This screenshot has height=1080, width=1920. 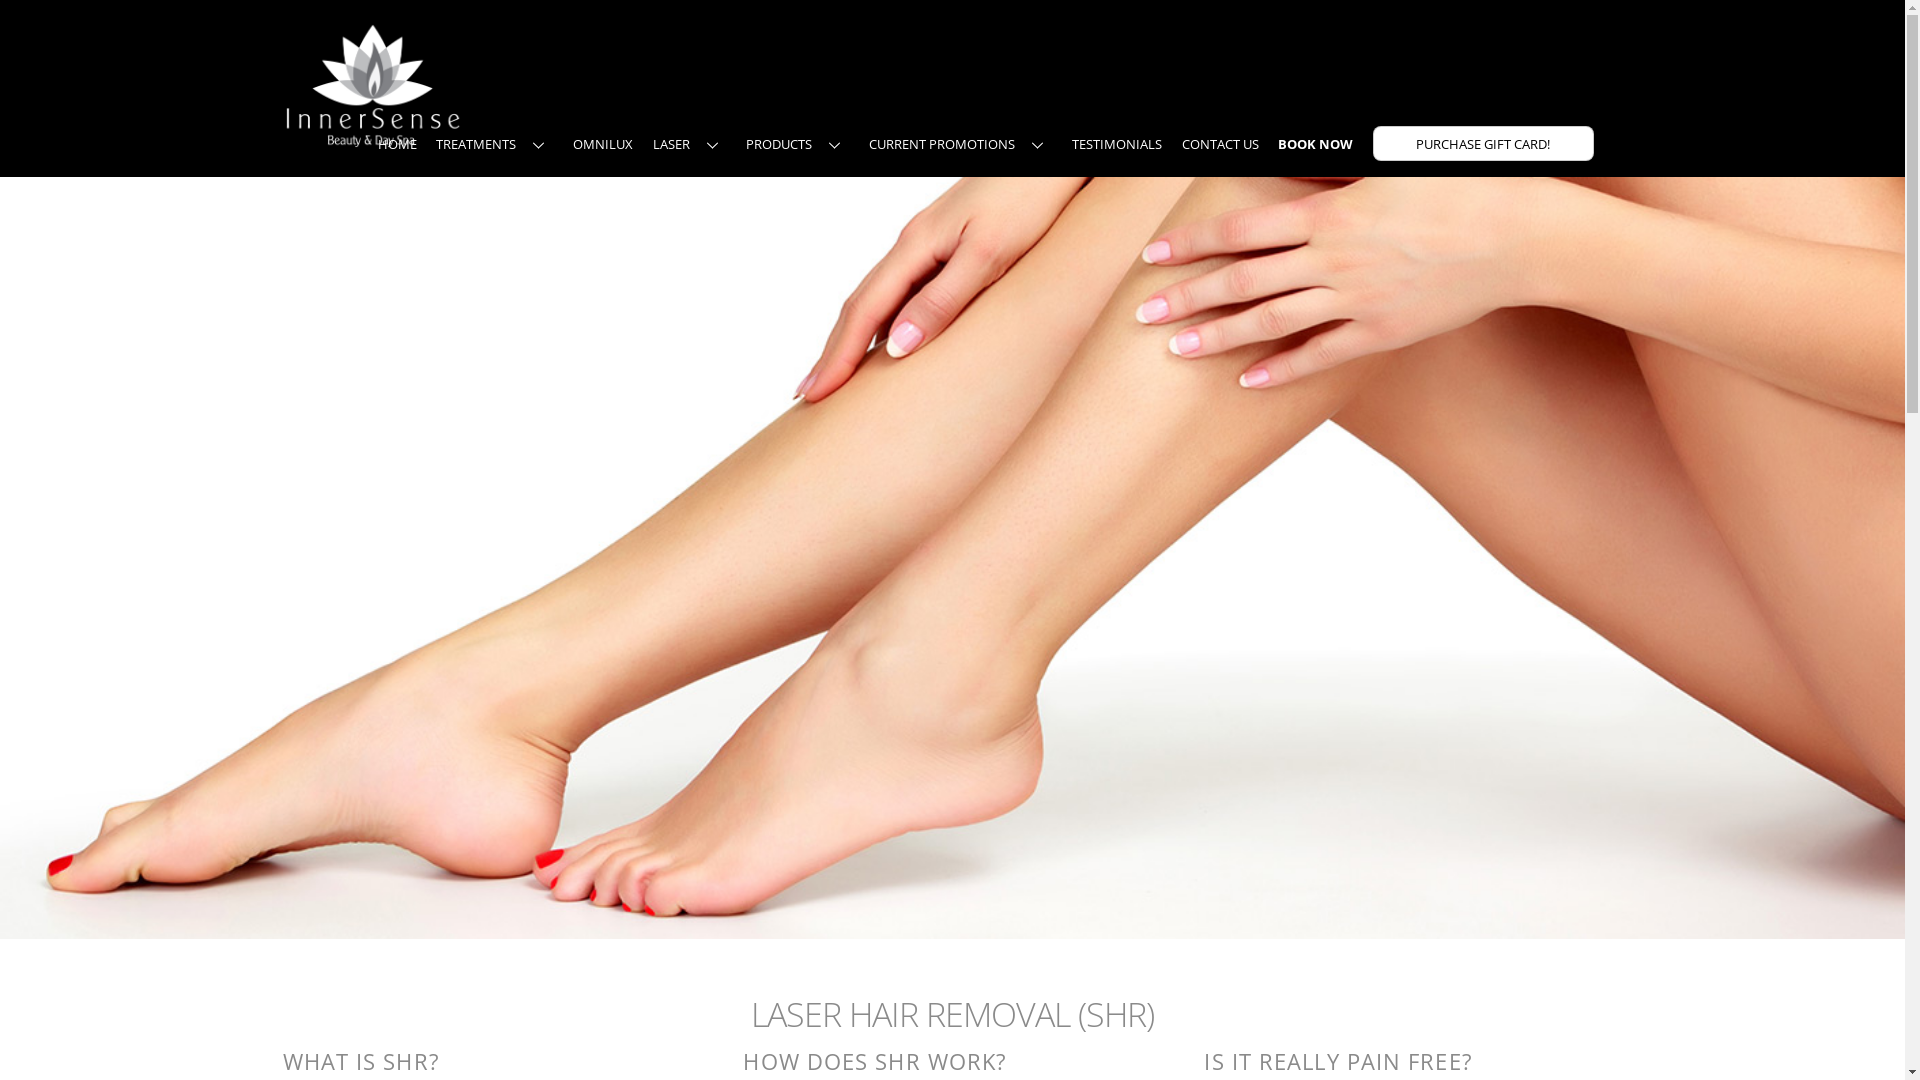 I want to click on 'TESTIMONIALS', so click(x=1116, y=142).